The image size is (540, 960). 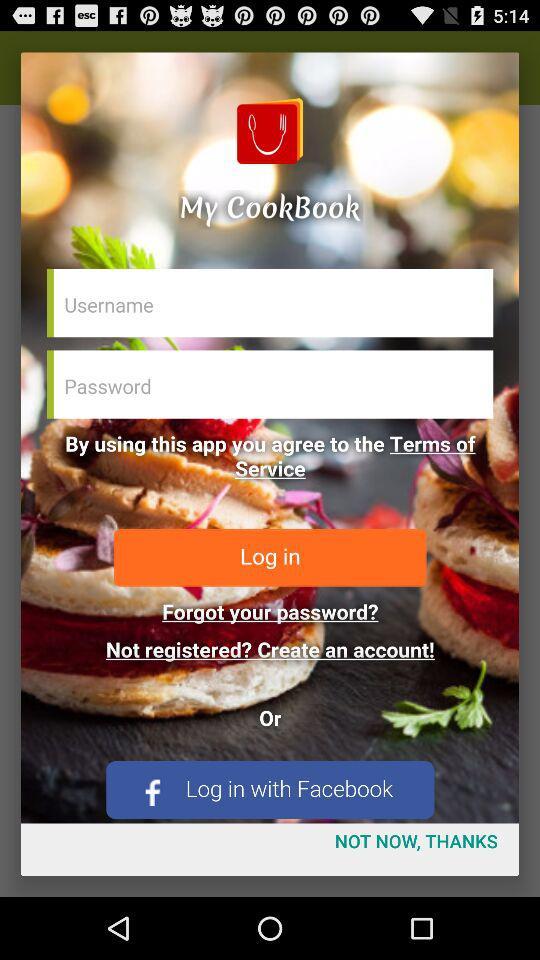 I want to click on the cook page, so click(x=270, y=437).